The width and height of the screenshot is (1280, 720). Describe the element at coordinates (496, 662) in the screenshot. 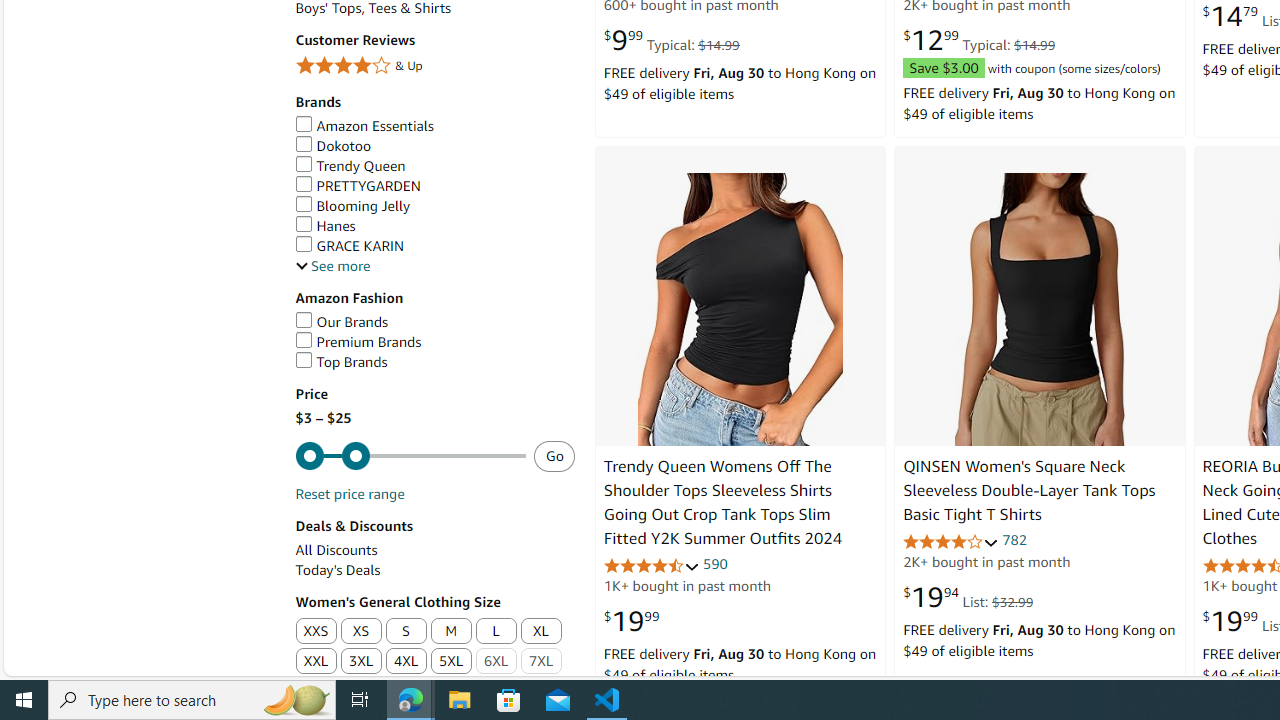

I see `'6XL'` at that location.